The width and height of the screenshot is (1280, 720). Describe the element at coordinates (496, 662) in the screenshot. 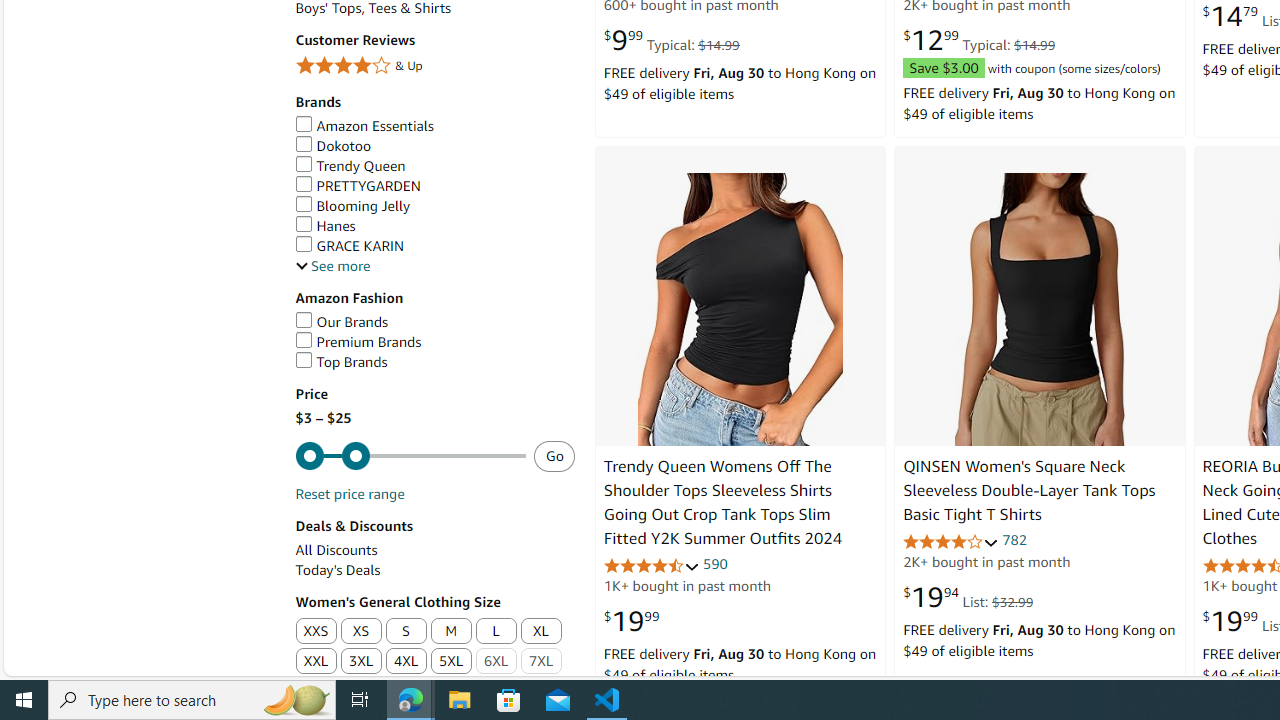

I see `'6XL'` at that location.